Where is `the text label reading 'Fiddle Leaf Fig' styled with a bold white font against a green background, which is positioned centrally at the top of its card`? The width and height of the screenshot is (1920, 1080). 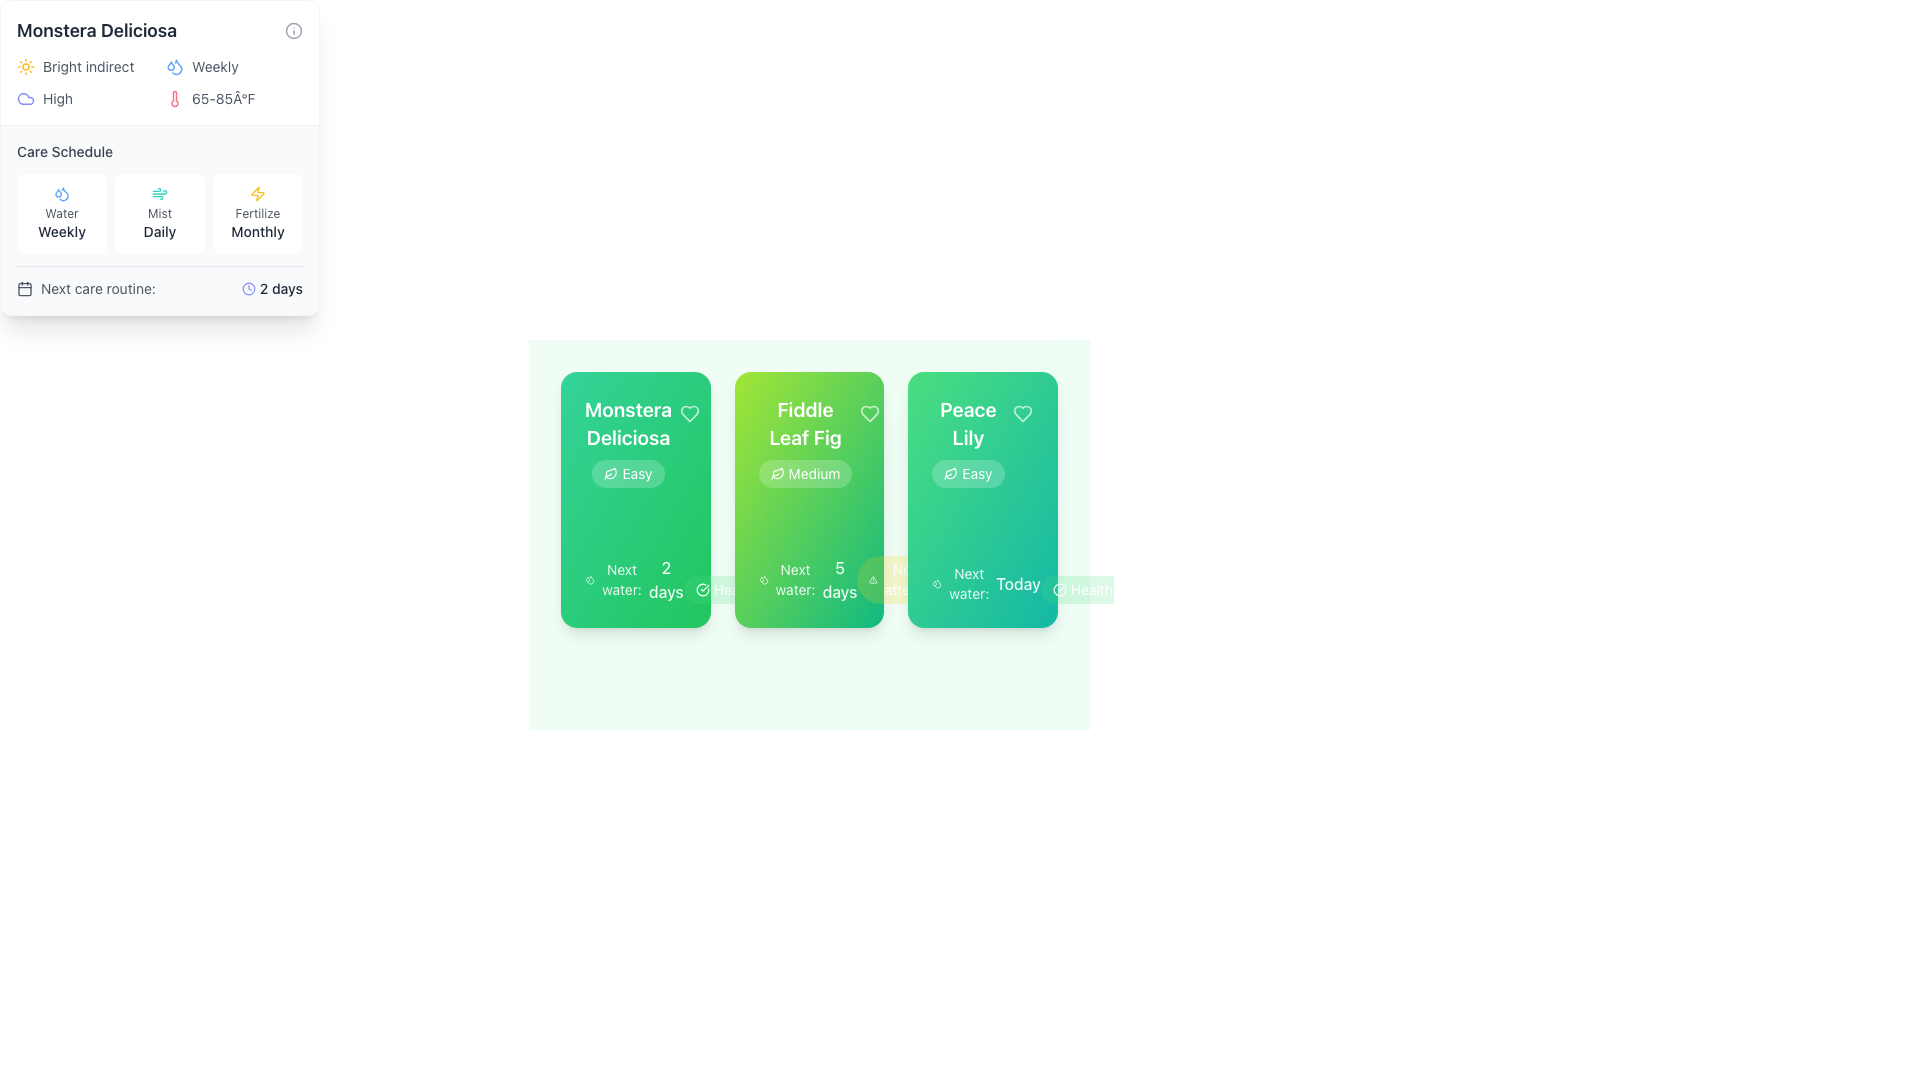
the text label reading 'Fiddle Leaf Fig' styled with a bold white font against a green background, which is positioned centrally at the top of its card is located at coordinates (805, 423).